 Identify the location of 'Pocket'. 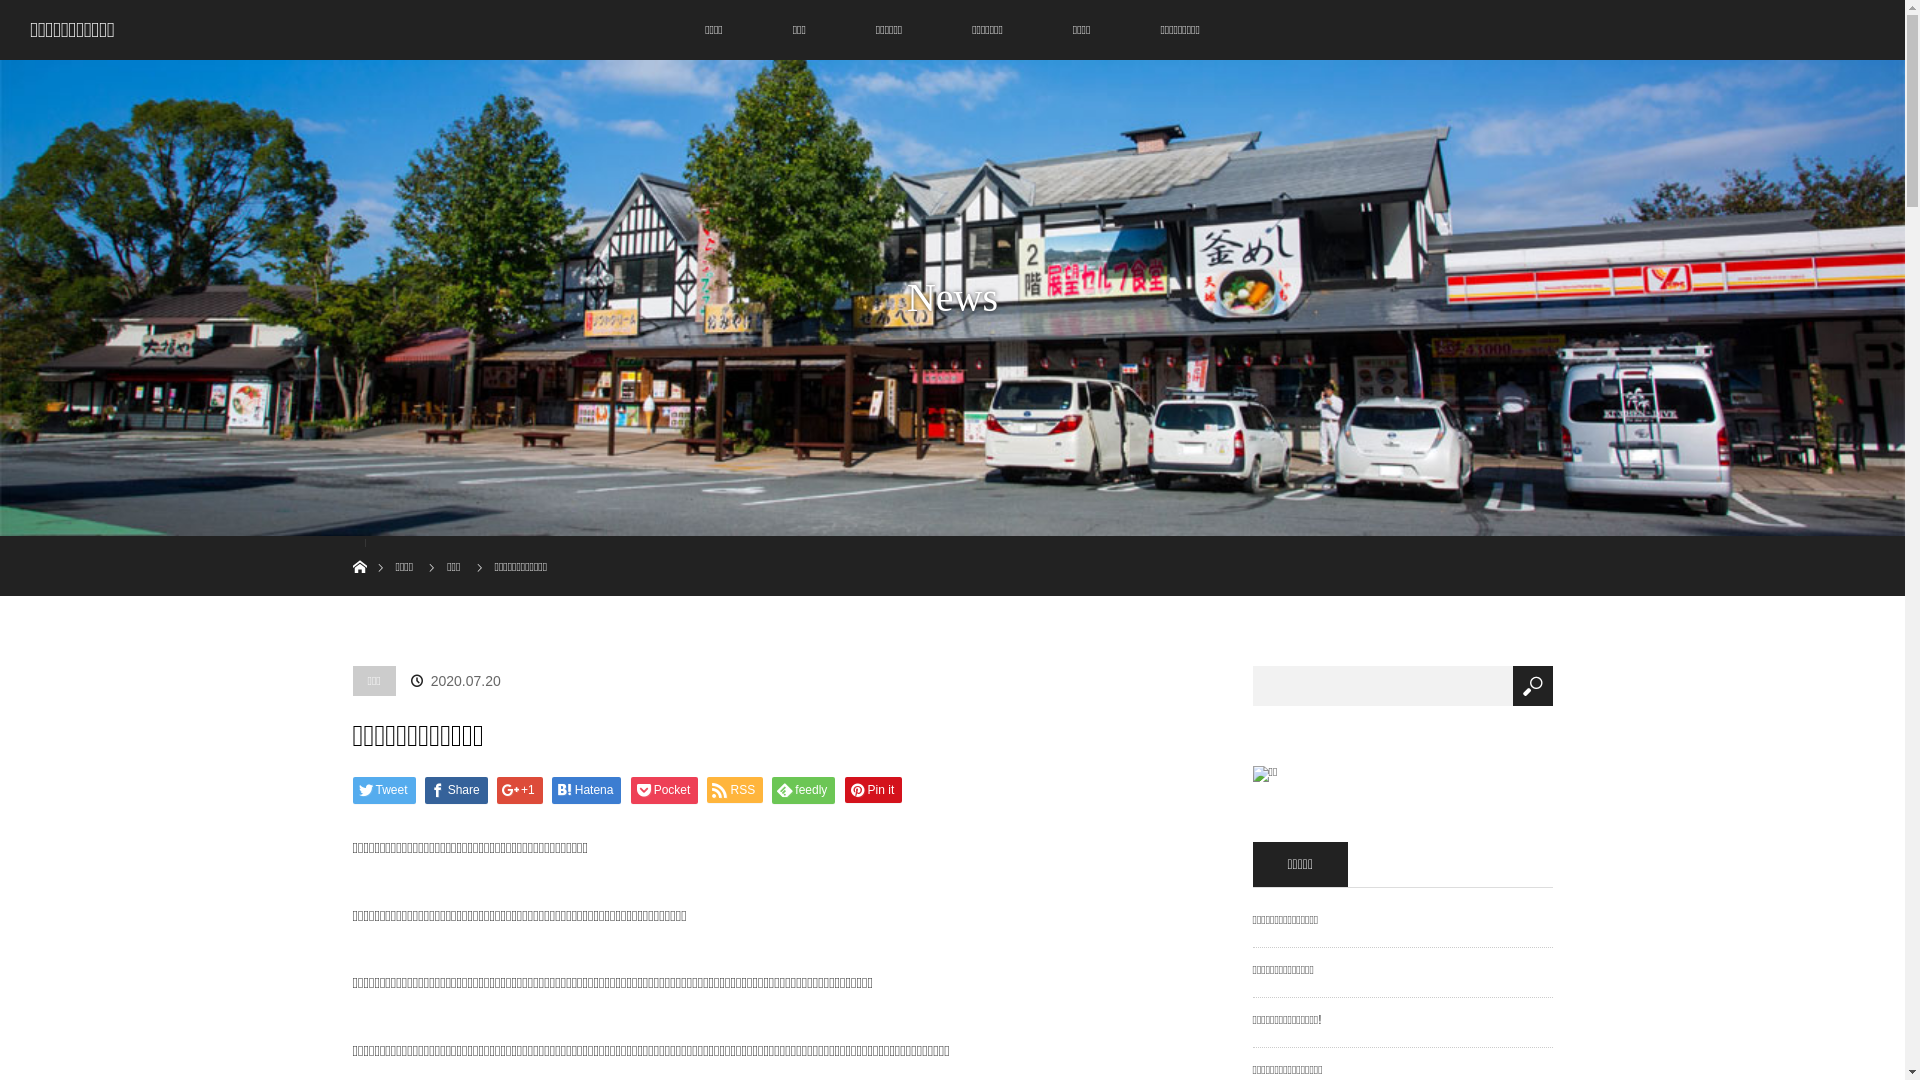
(665, 789).